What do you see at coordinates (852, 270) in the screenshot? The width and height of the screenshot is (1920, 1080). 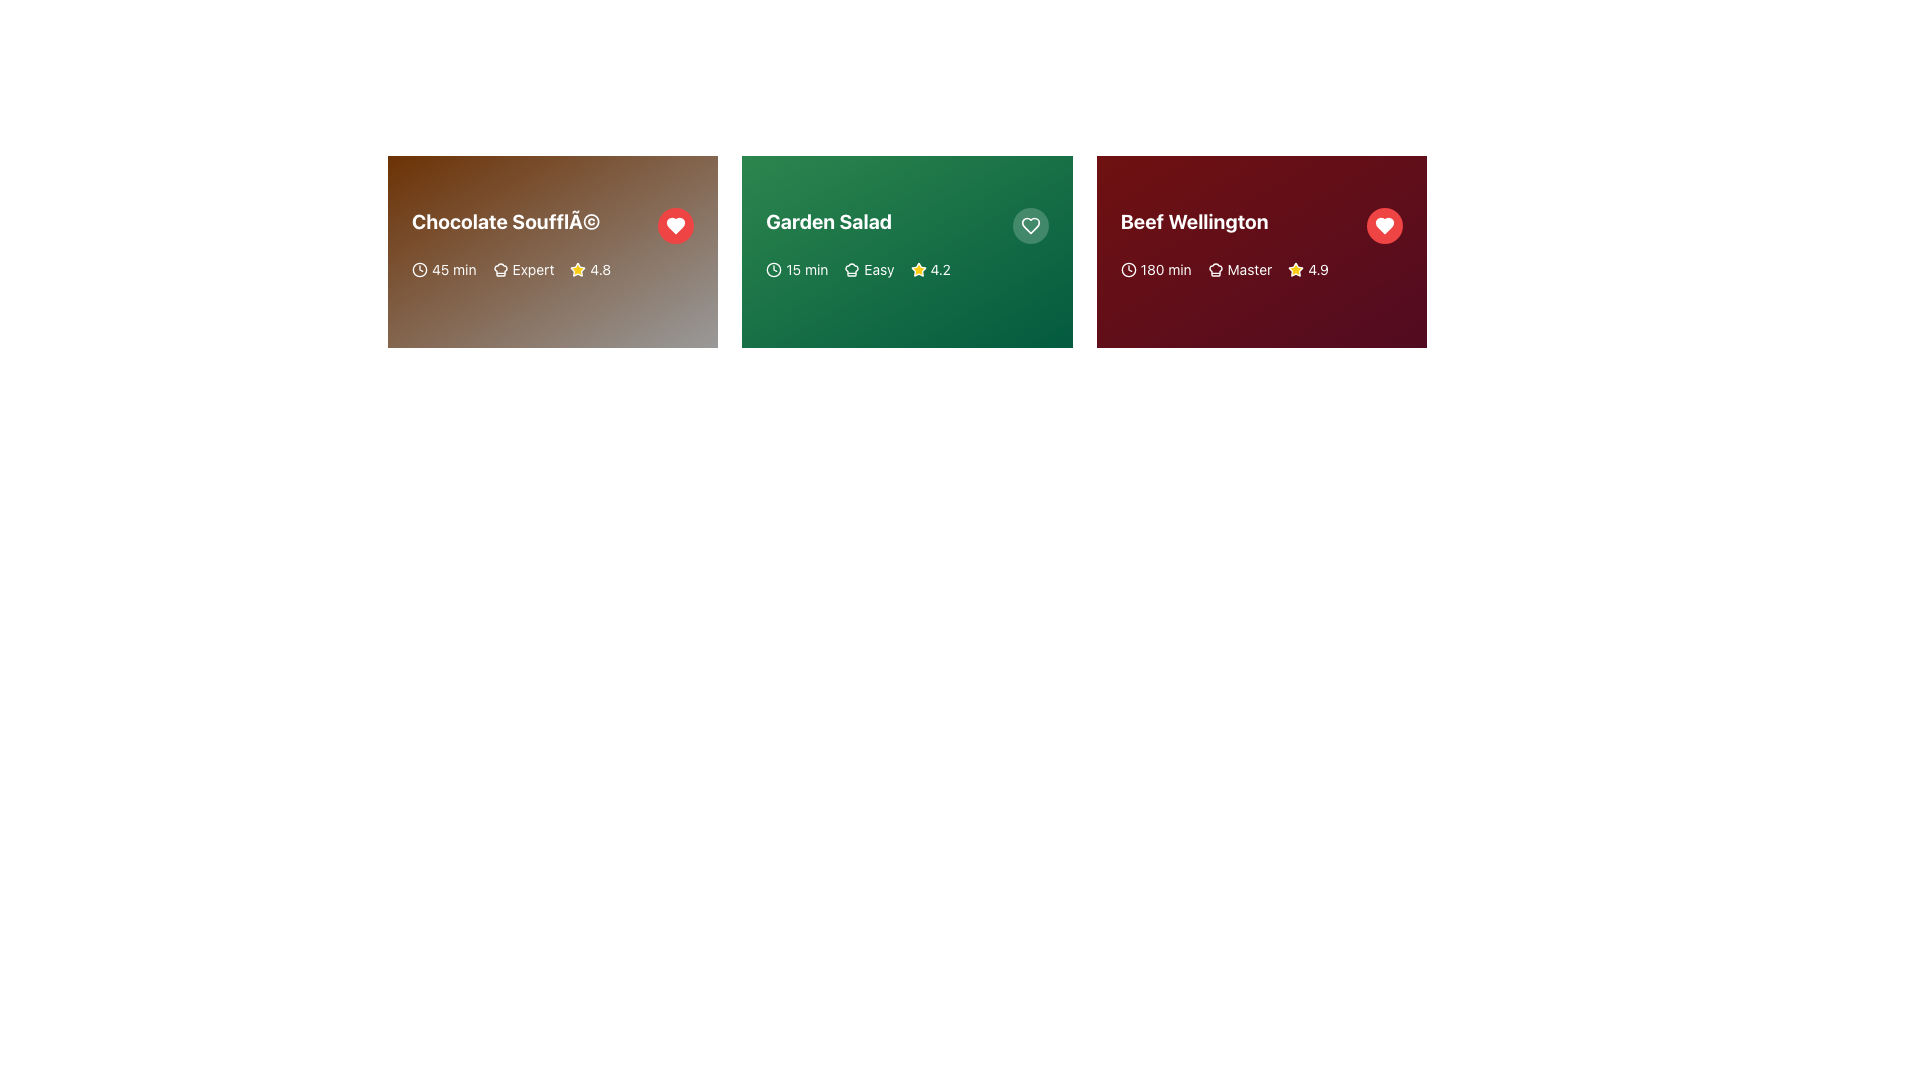 I see `the 'Easy' difficulty icon located to the left of the text 'Easy' in the 'Garden Salad' card` at bounding box center [852, 270].